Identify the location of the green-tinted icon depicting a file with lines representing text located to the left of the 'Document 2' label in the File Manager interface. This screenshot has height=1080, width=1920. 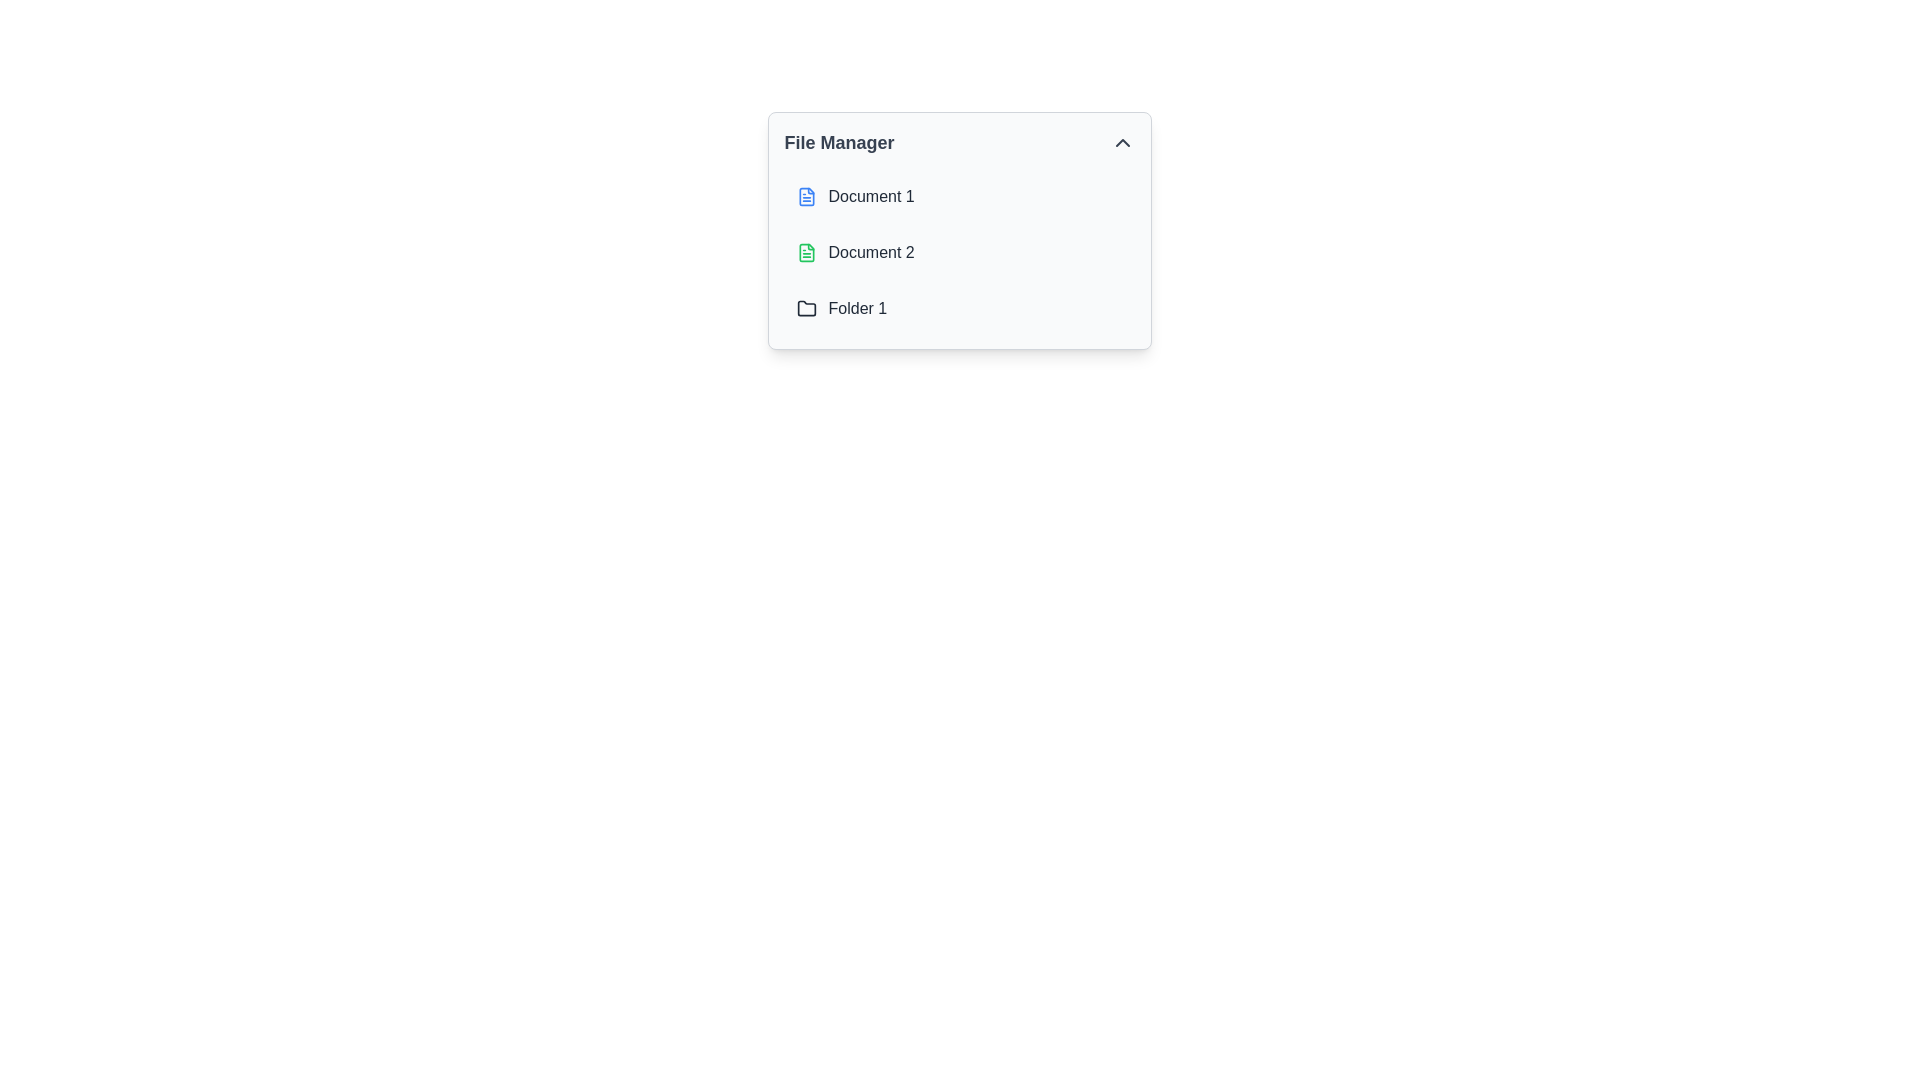
(806, 252).